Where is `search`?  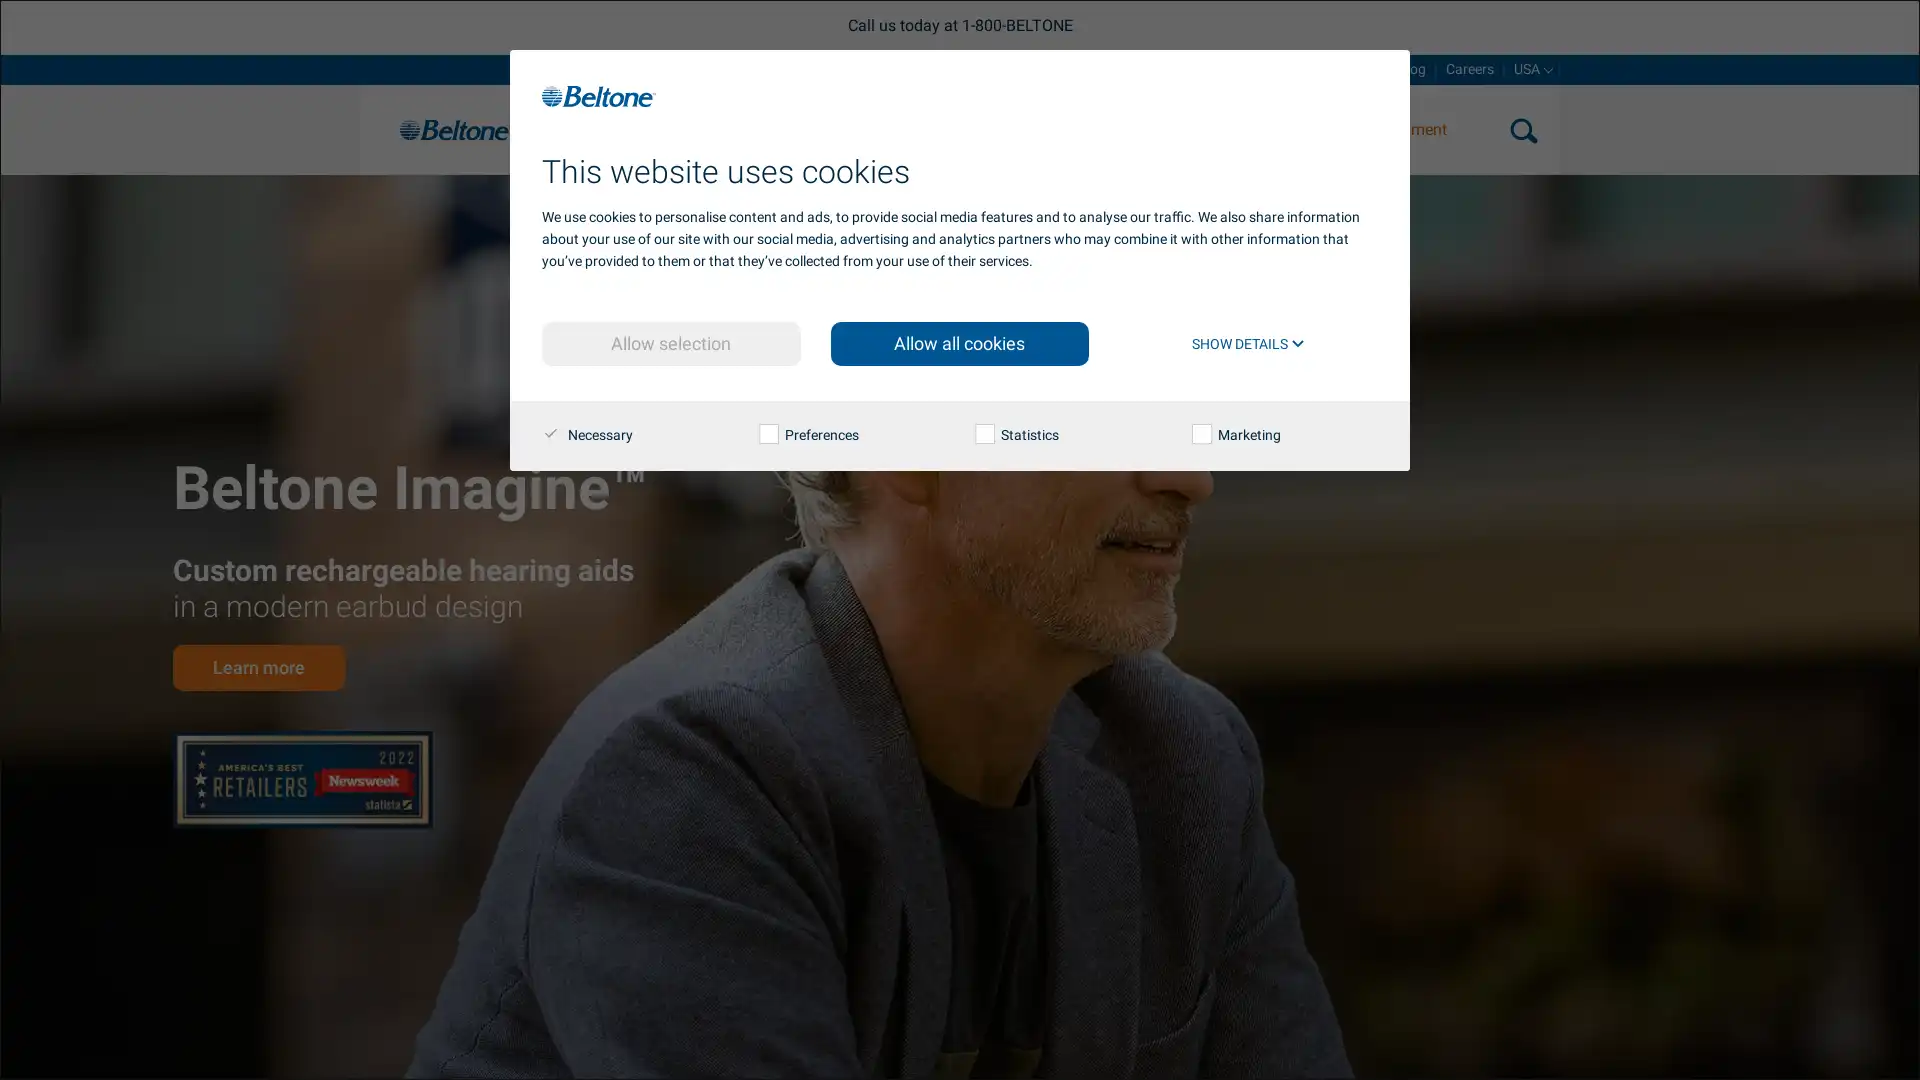 search is located at coordinates (1235, 48).